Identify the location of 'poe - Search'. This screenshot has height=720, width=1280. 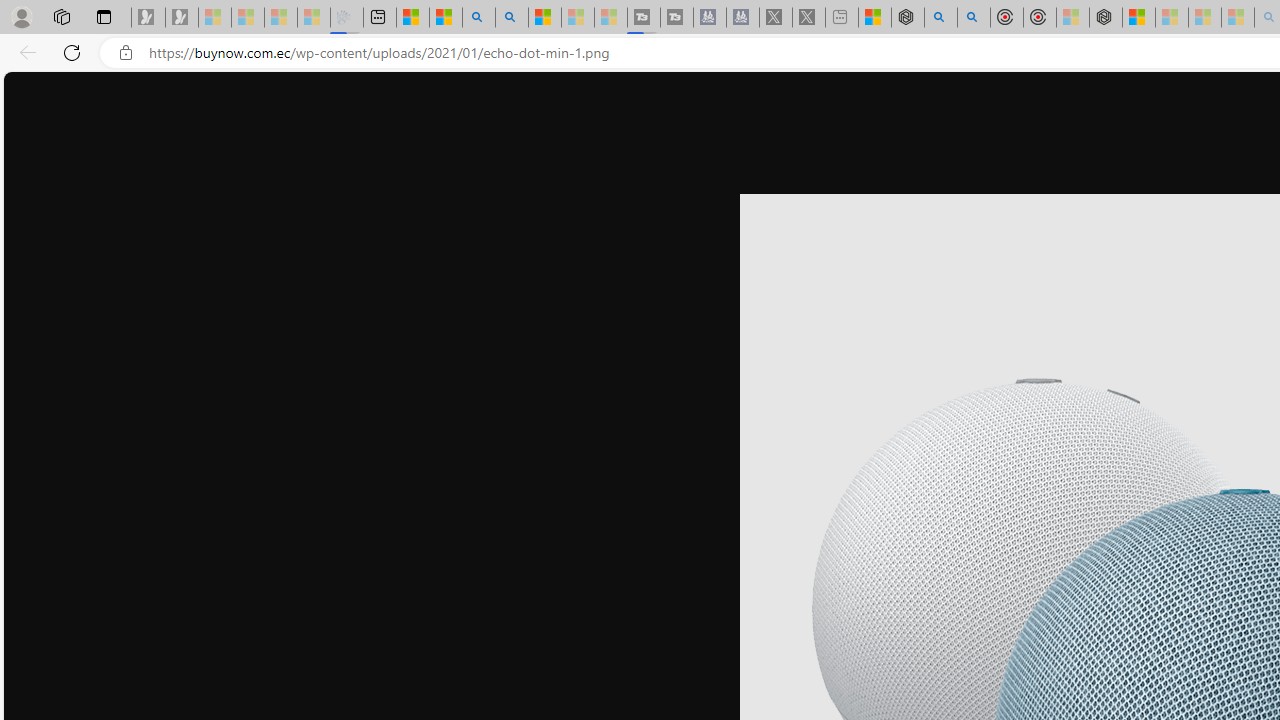
(940, 17).